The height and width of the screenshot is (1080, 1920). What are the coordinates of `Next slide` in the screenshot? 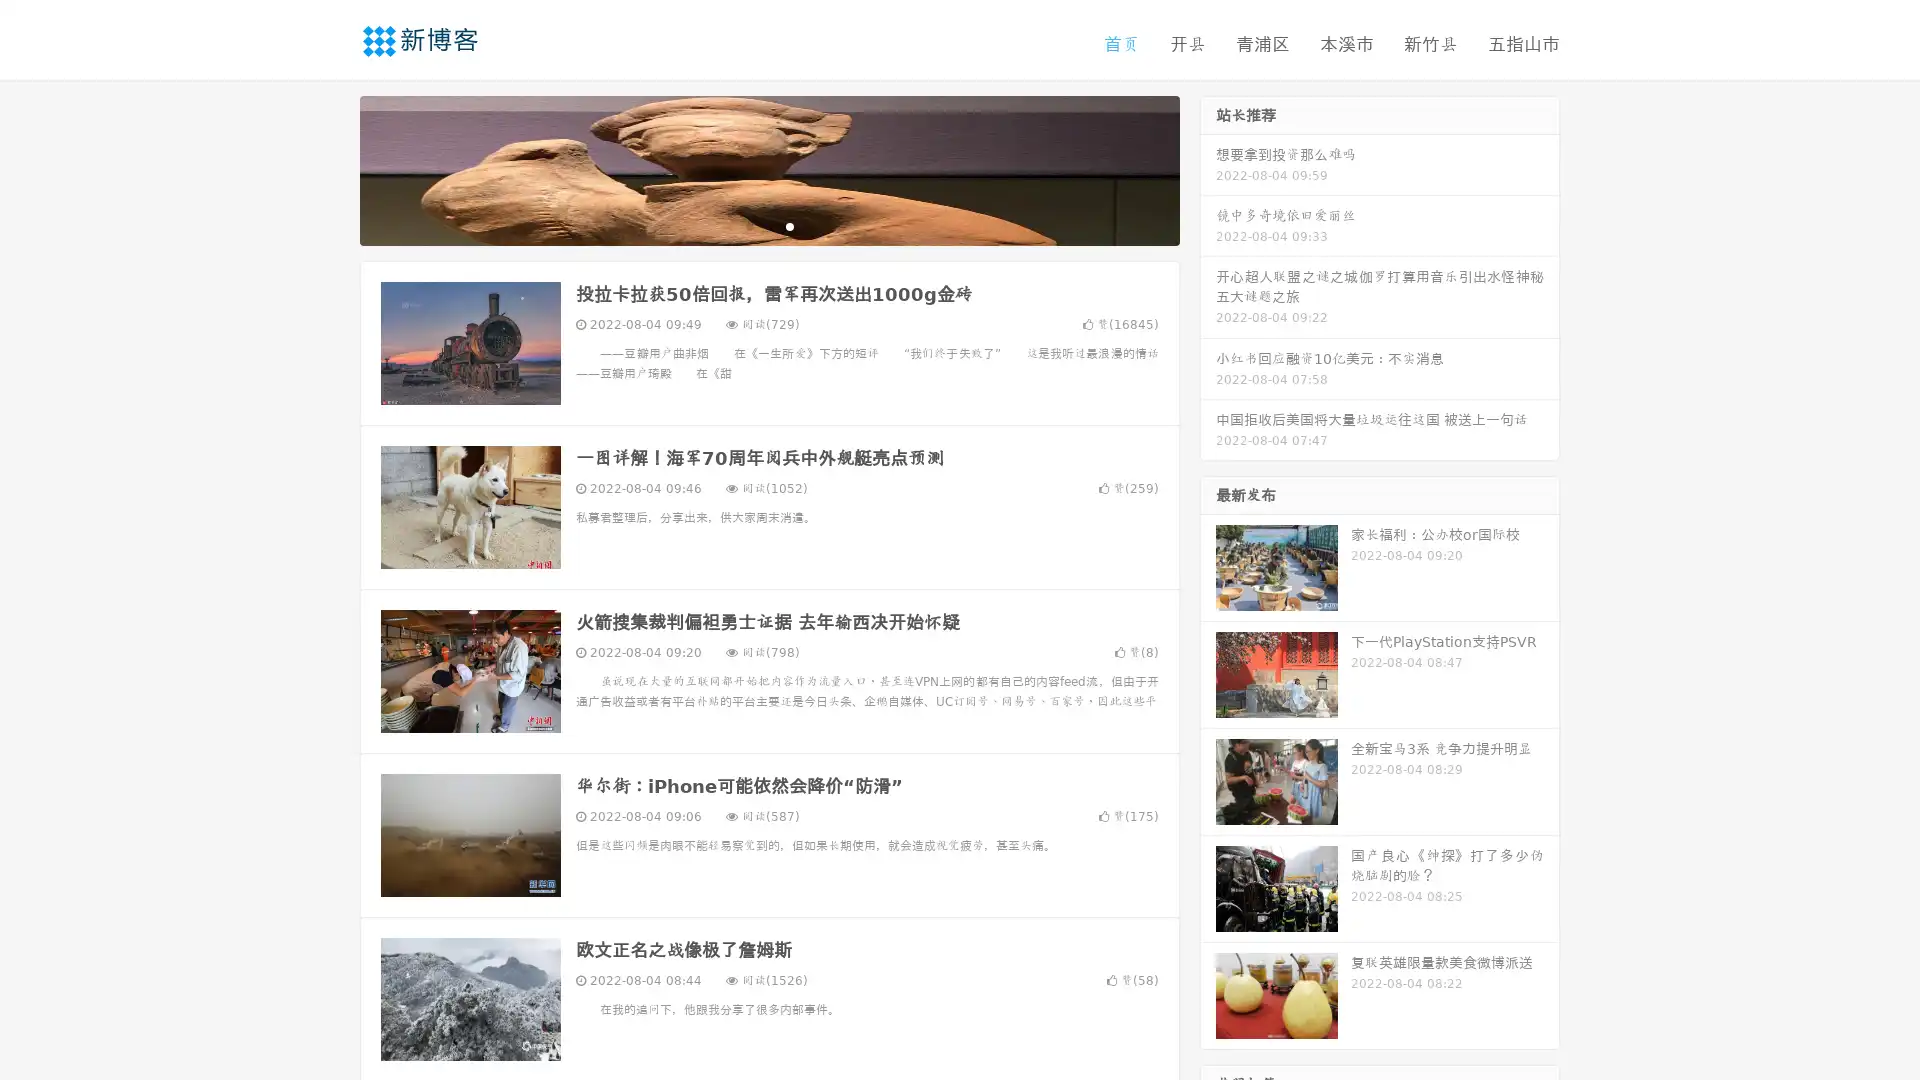 It's located at (1208, 168).